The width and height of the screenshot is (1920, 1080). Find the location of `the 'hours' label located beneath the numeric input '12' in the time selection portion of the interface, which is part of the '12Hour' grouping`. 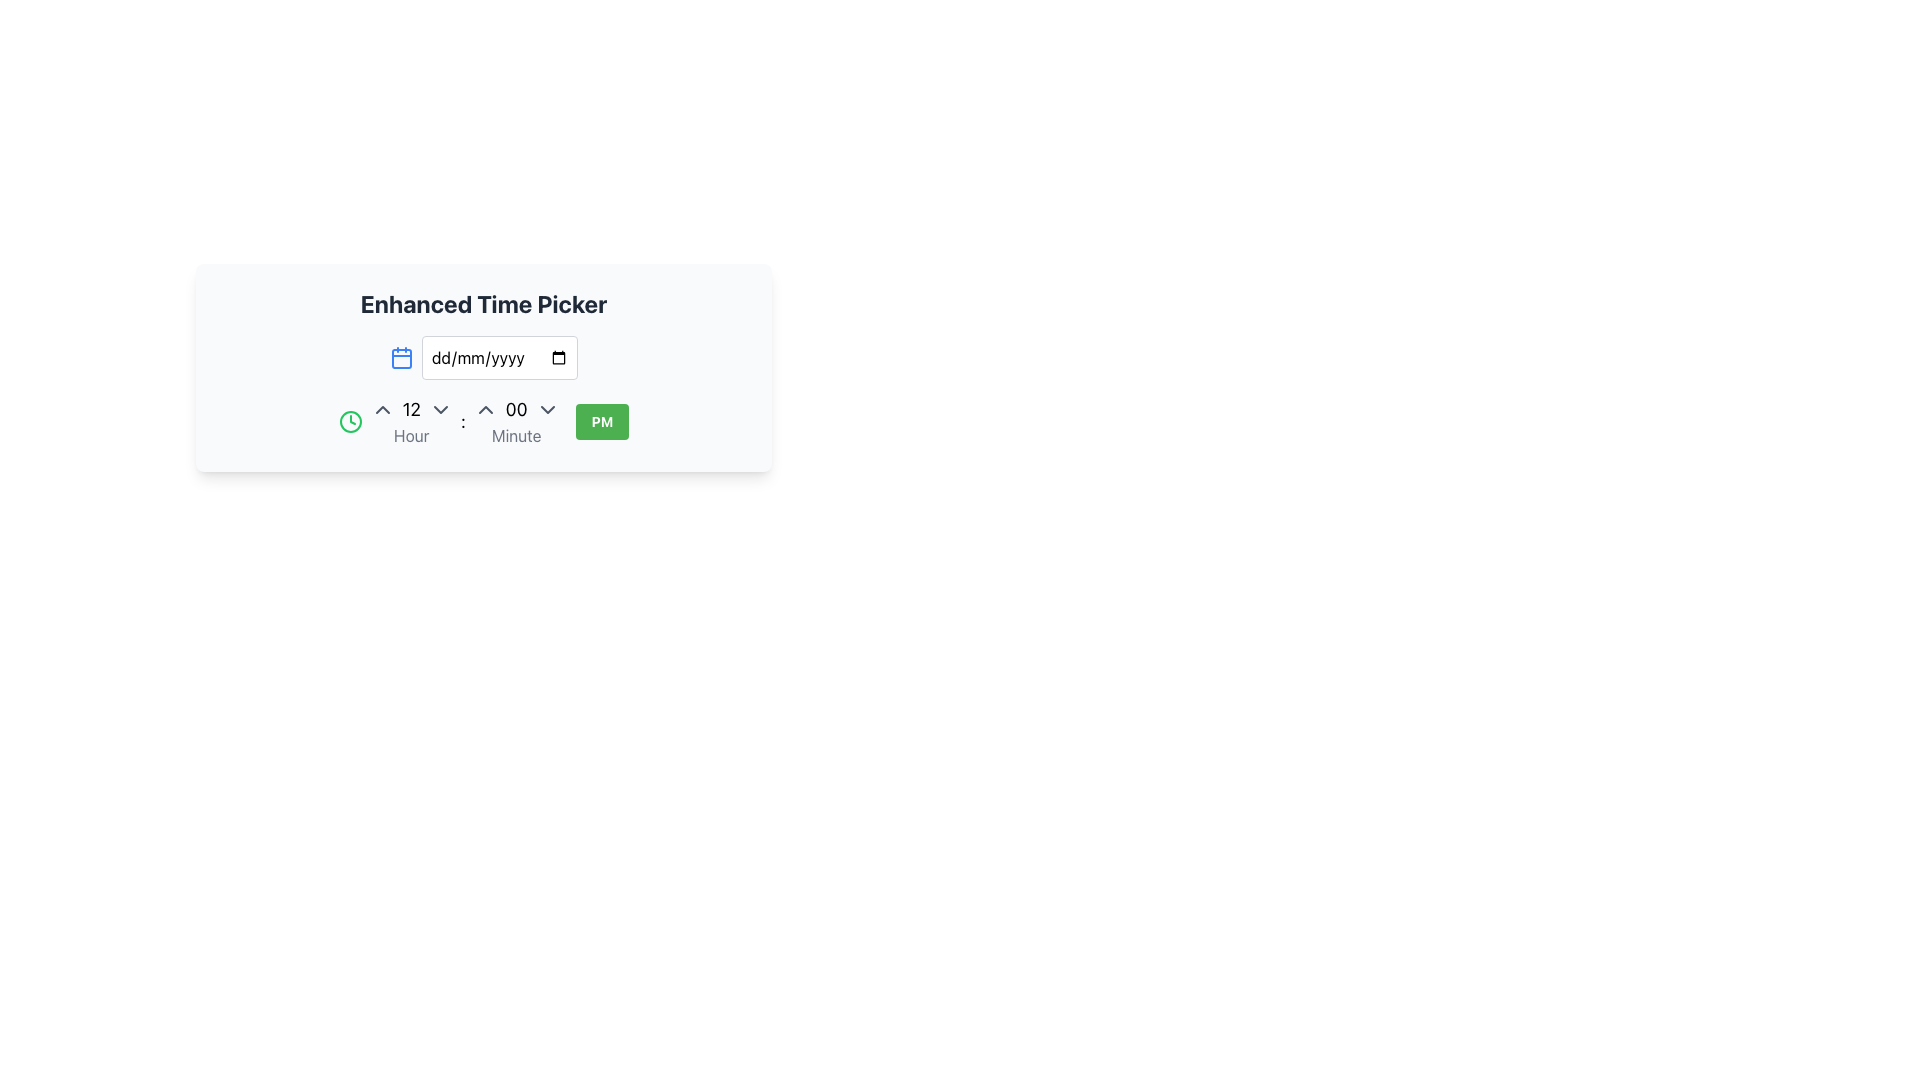

the 'hours' label located beneath the numeric input '12' in the time selection portion of the interface, which is part of the '12Hour' grouping is located at coordinates (410, 434).